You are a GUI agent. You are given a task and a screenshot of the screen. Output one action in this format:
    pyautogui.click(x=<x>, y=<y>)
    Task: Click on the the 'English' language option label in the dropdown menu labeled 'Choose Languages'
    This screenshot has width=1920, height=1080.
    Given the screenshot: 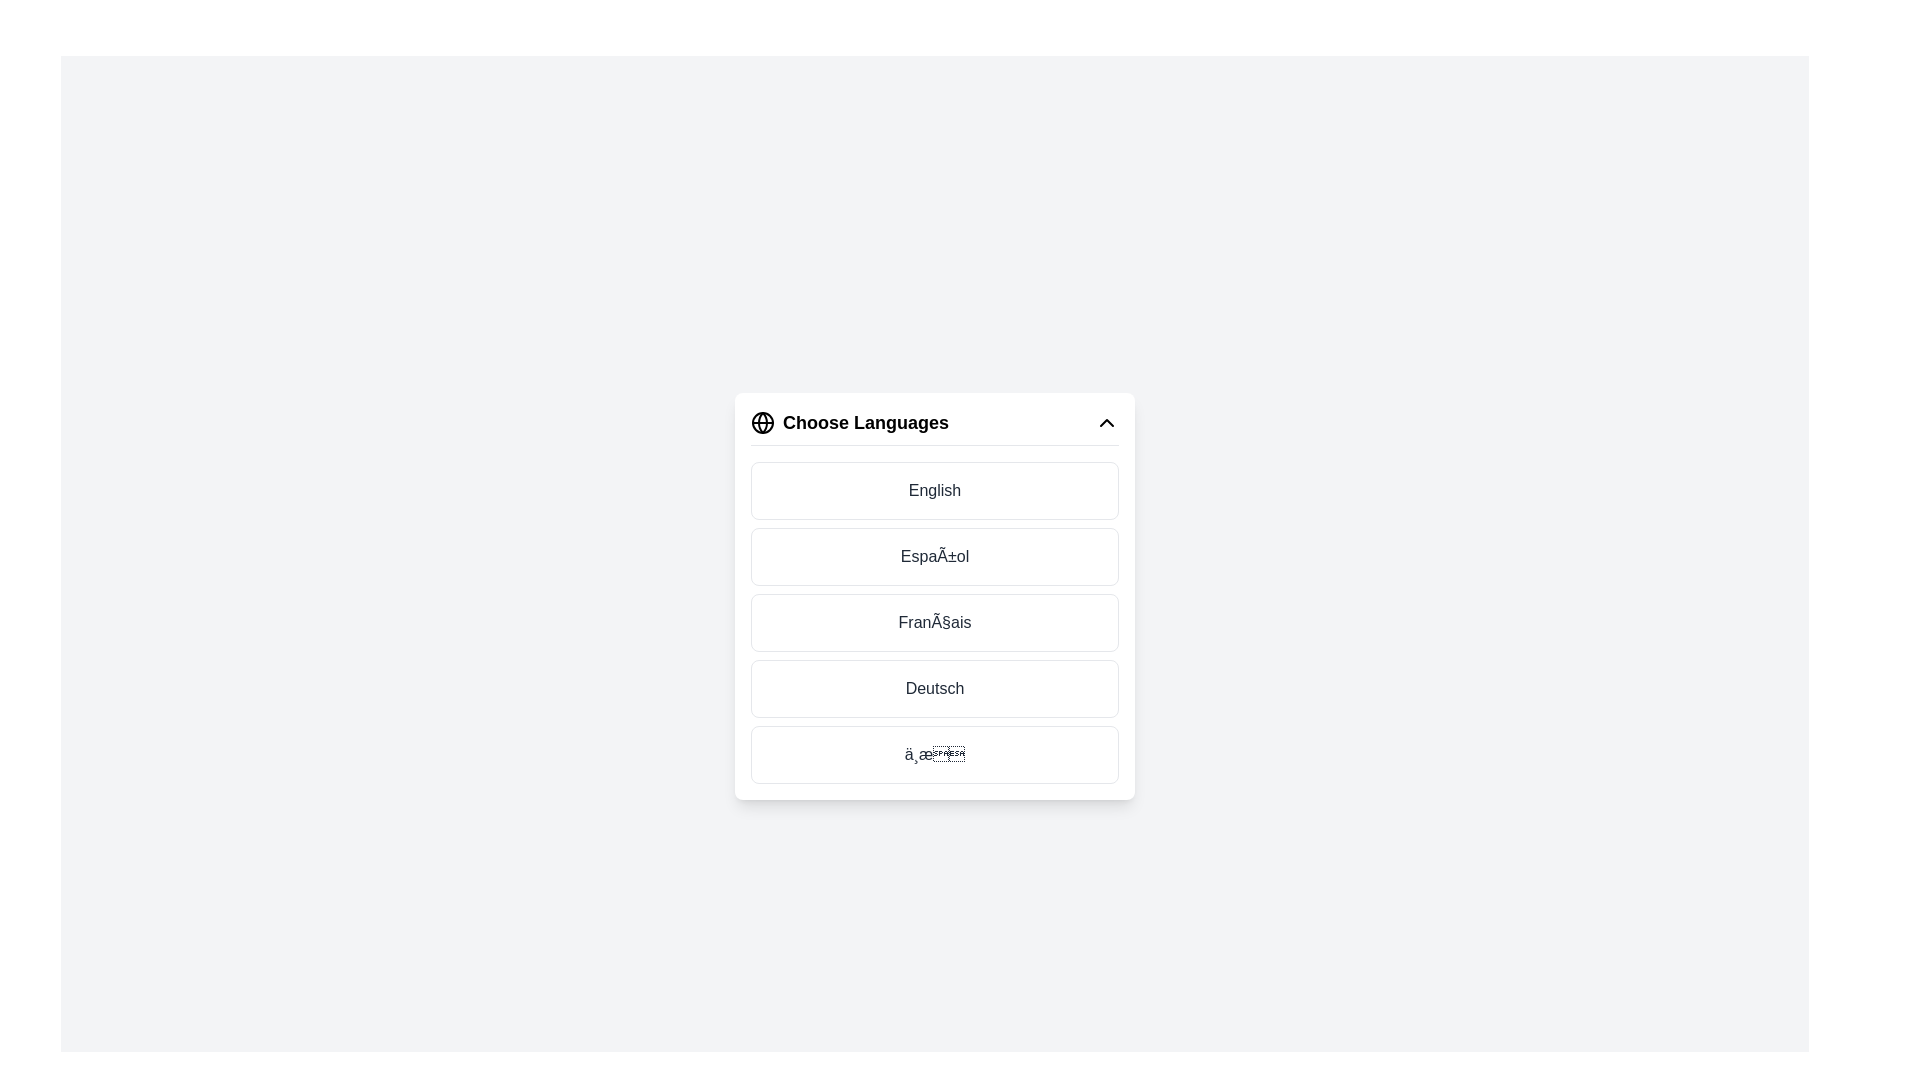 What is the action you would take?
    pyautogui.click(x=934, y=489)
    